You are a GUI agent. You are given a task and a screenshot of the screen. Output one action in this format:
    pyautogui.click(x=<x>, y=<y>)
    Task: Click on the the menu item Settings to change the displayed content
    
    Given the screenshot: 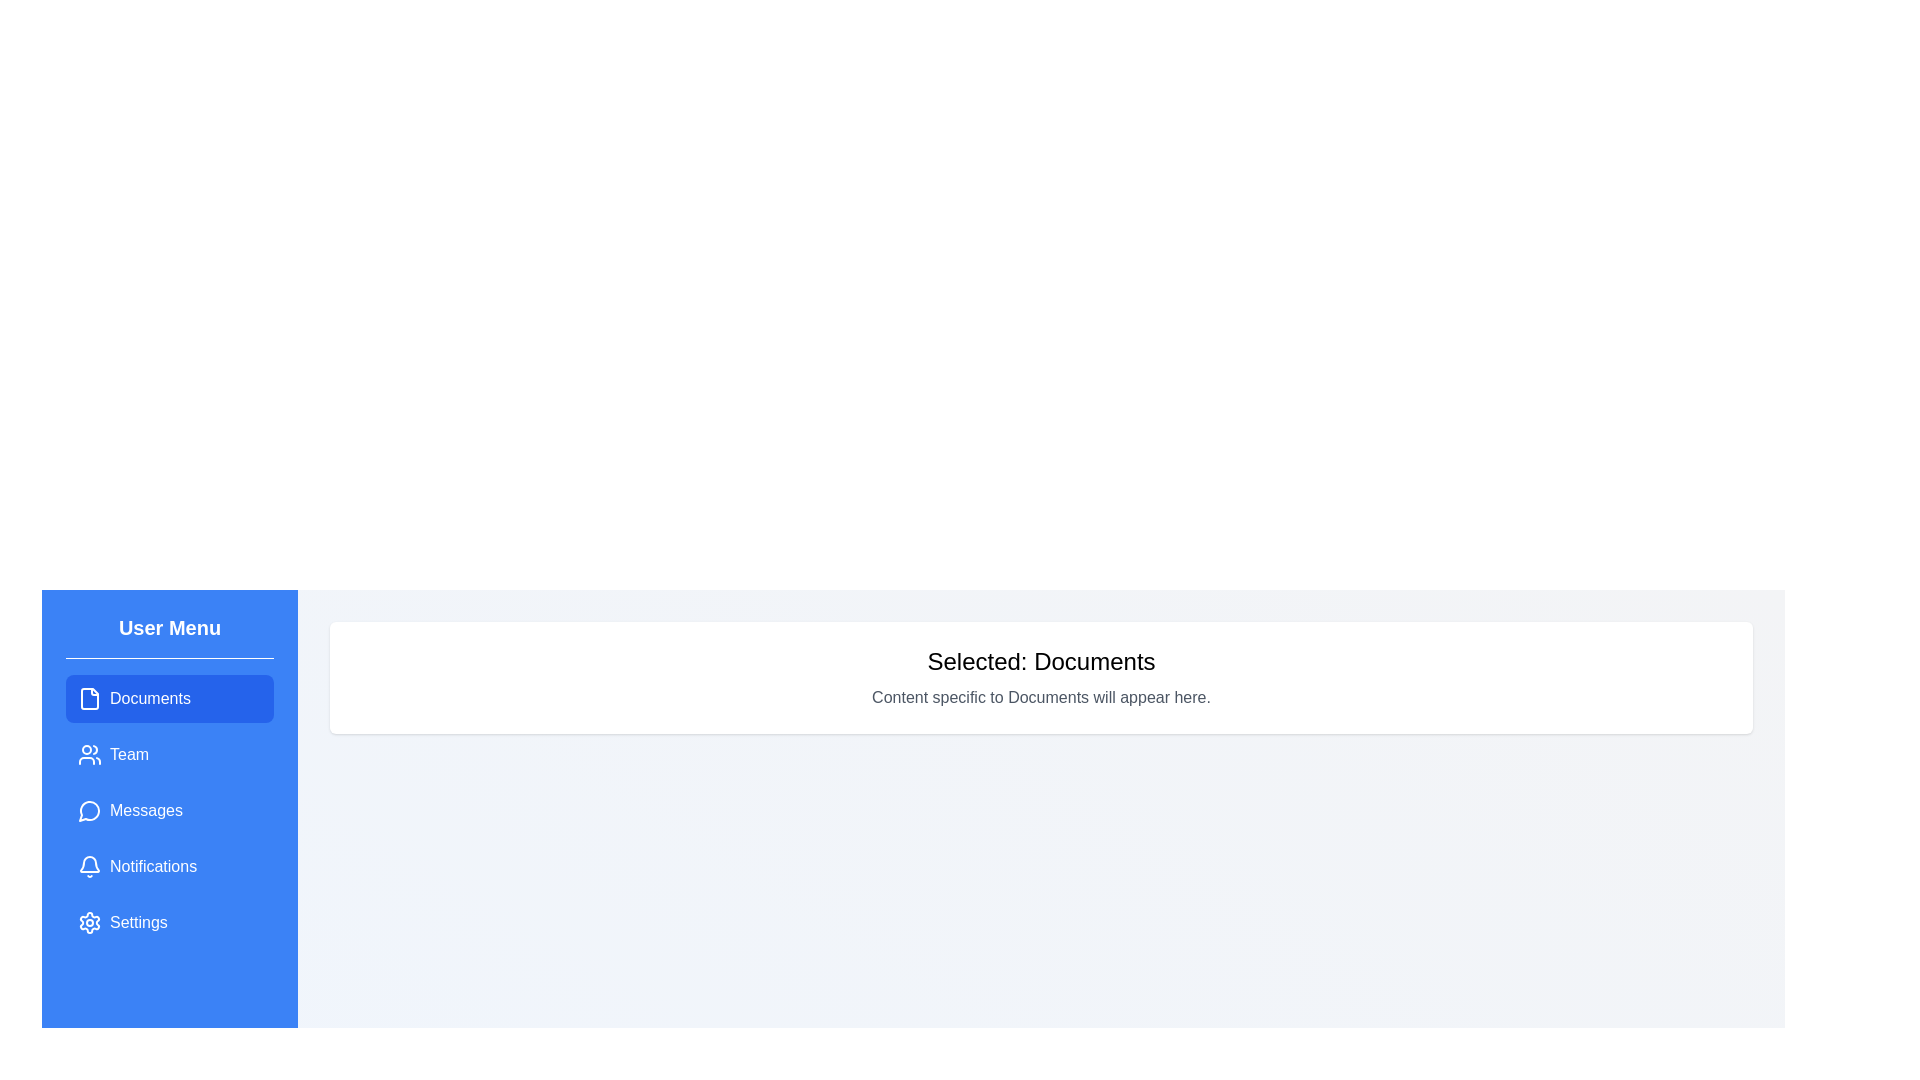 What is the action you would take?
    pyautogui.click(x=169, y=922)
    